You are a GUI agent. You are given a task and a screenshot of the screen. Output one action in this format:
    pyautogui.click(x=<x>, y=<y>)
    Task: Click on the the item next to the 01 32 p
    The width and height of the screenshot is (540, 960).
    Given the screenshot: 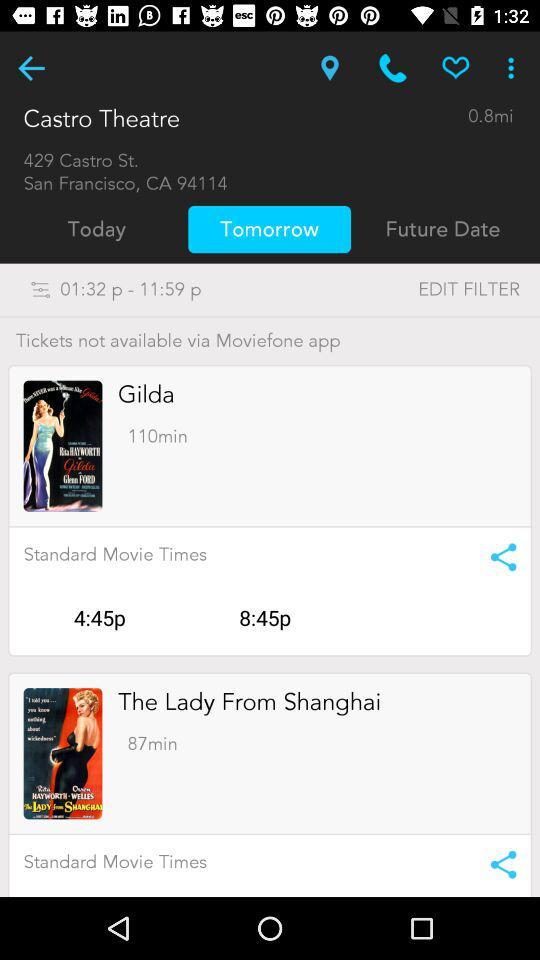 What is the action you would take?
    pyautogui.click(x=427, y=288)
    